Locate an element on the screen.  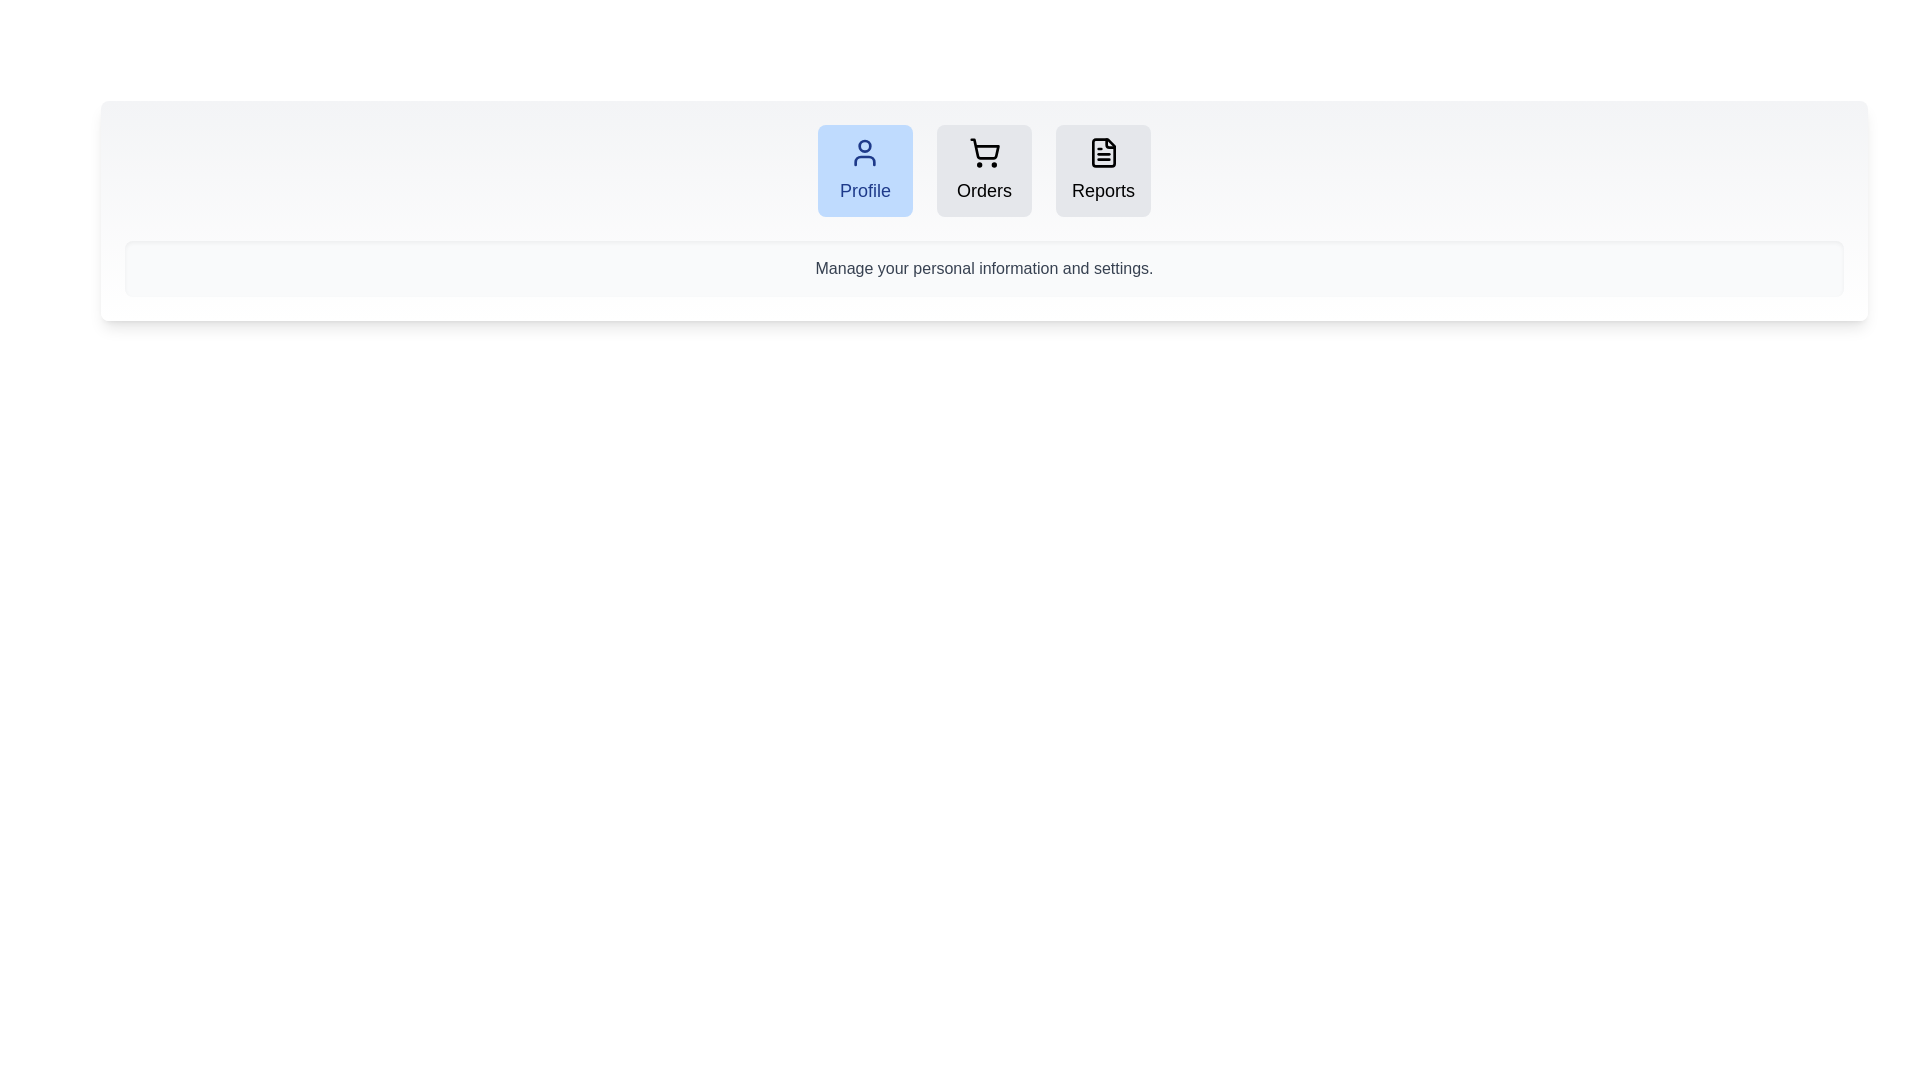
the tab labeled Profile to observe its hover effect is located at coordinates (865, 169).